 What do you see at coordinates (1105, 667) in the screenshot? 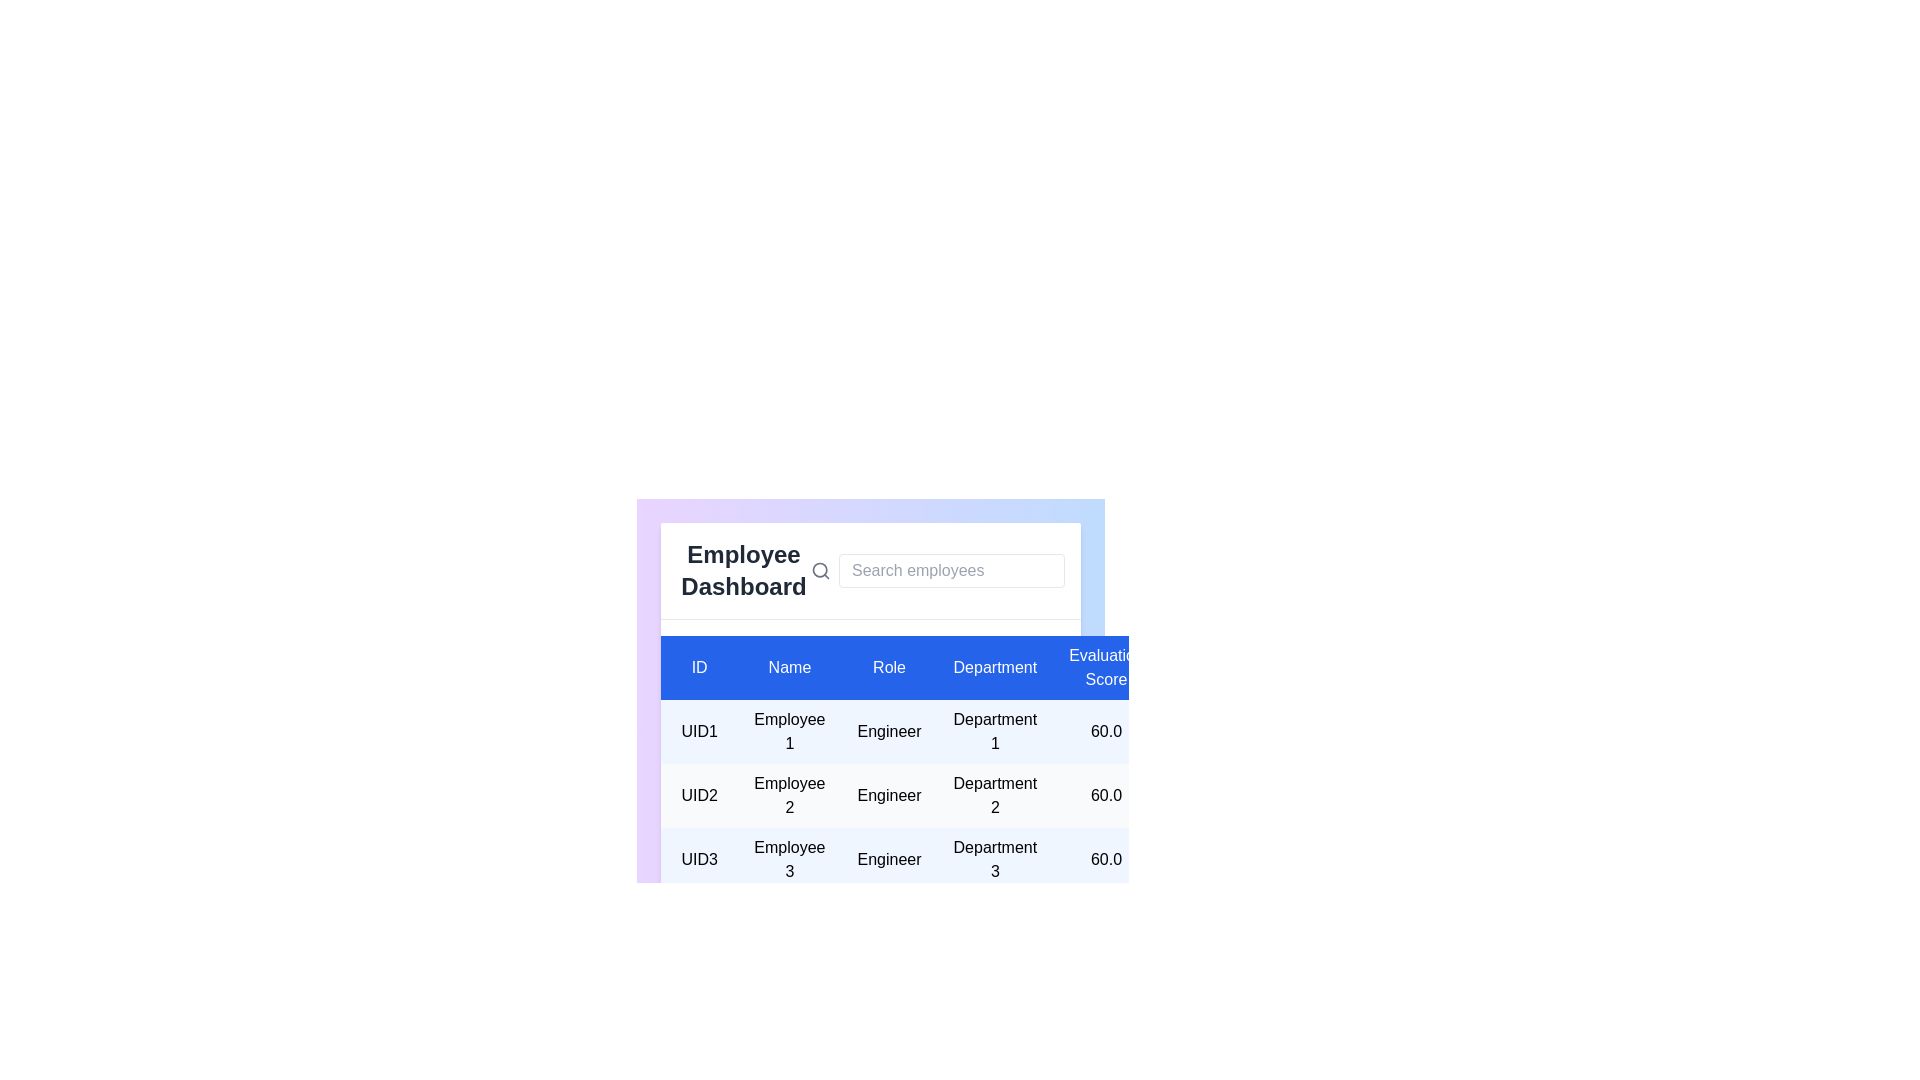
I see `the table header labeled 'Evaluation Score' to highlight the respective column` at bounding box center [1105, 667].